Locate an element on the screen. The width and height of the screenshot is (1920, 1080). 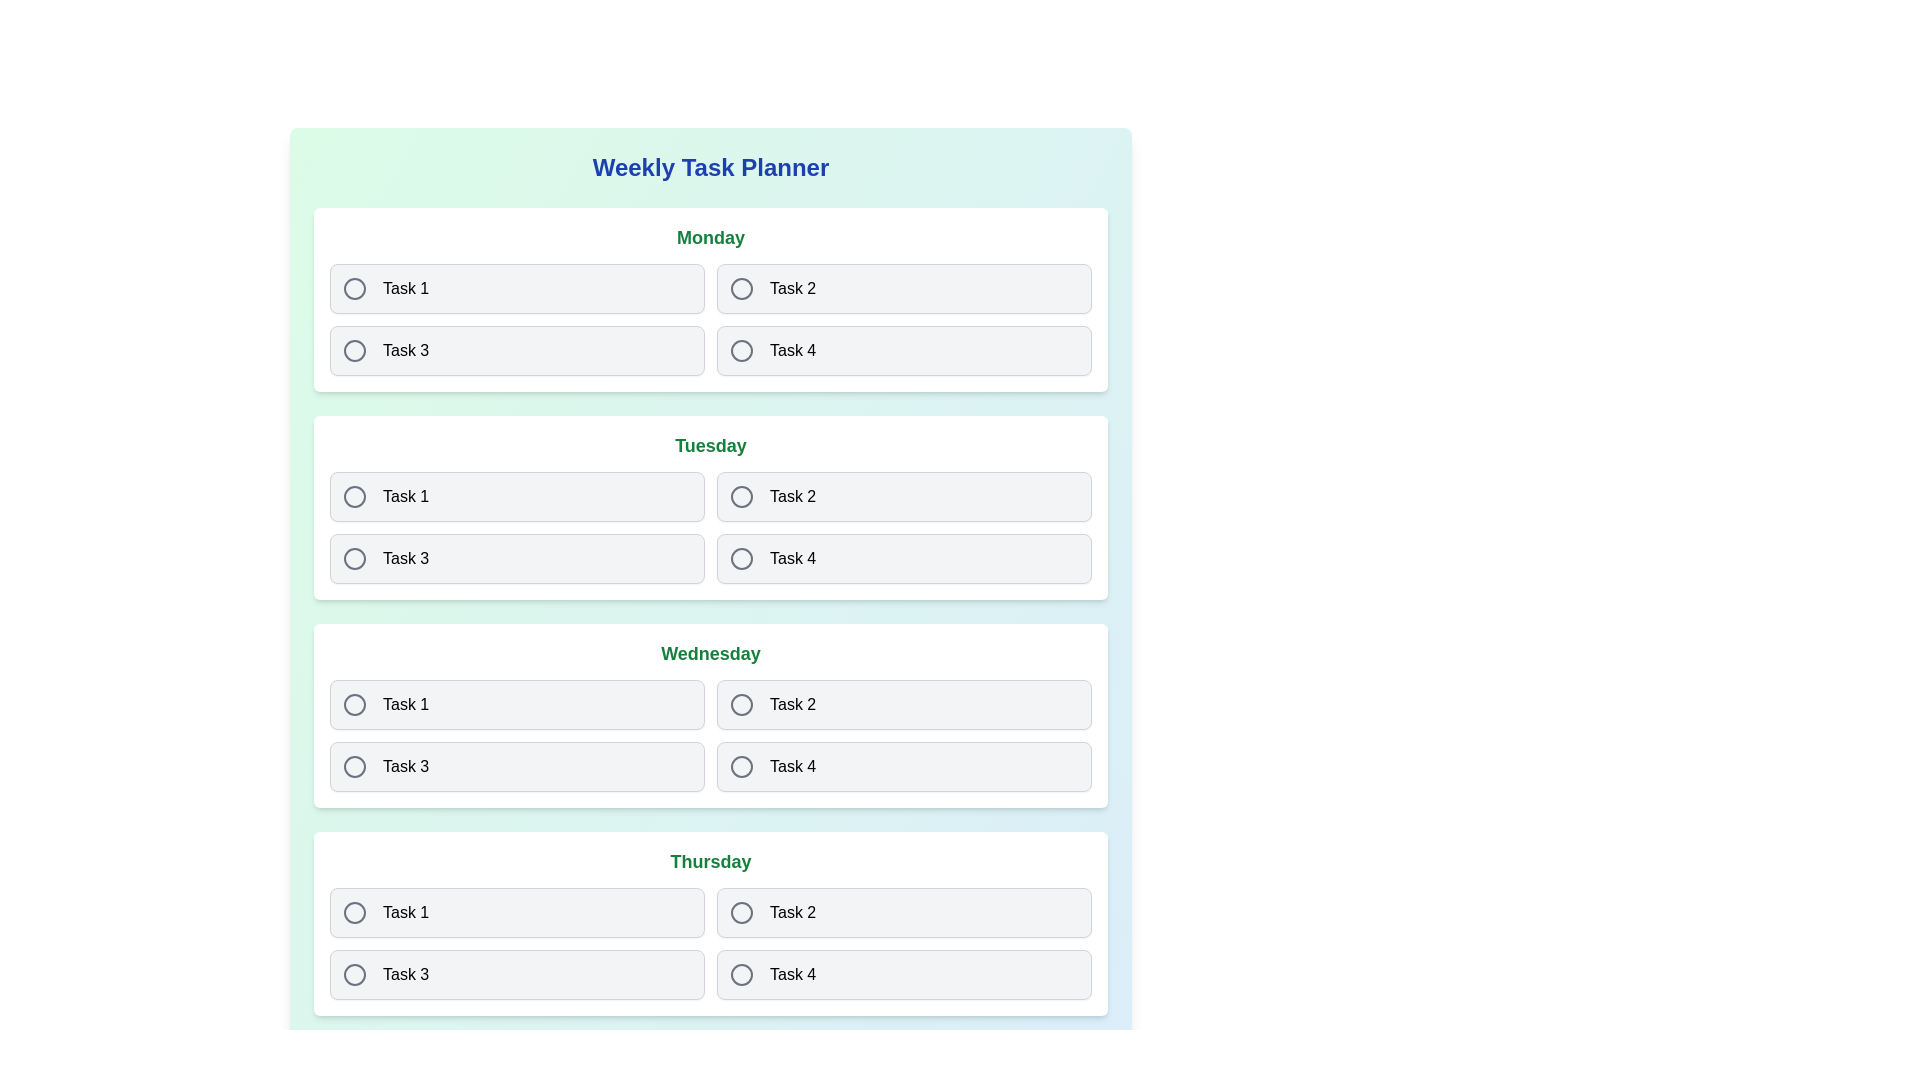
the task item labeled Monday Task 3 to toggle its completion state is located at coordinates (517, 350).